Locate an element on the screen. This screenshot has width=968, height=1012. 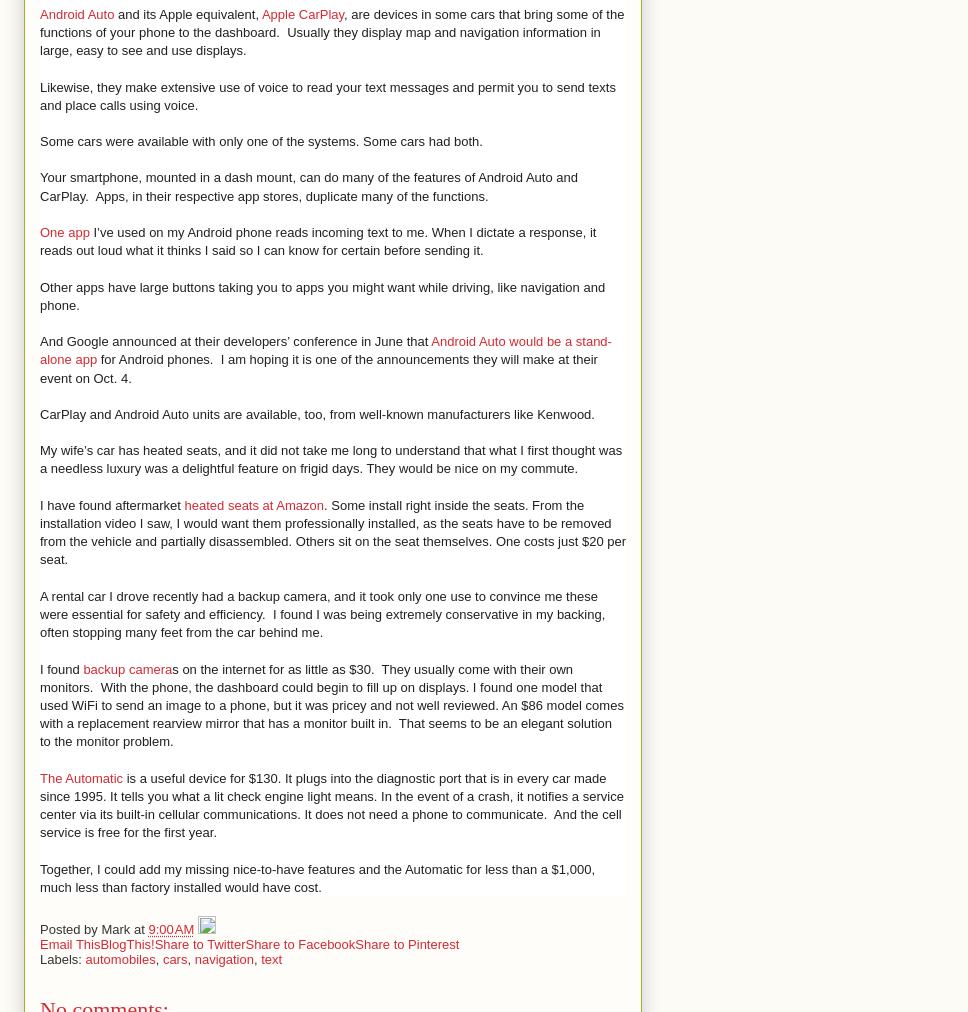
'Other apps have large buttons taking you to apps you might want while driving, like navigation and phone.' is located at coordinates (321, 294).